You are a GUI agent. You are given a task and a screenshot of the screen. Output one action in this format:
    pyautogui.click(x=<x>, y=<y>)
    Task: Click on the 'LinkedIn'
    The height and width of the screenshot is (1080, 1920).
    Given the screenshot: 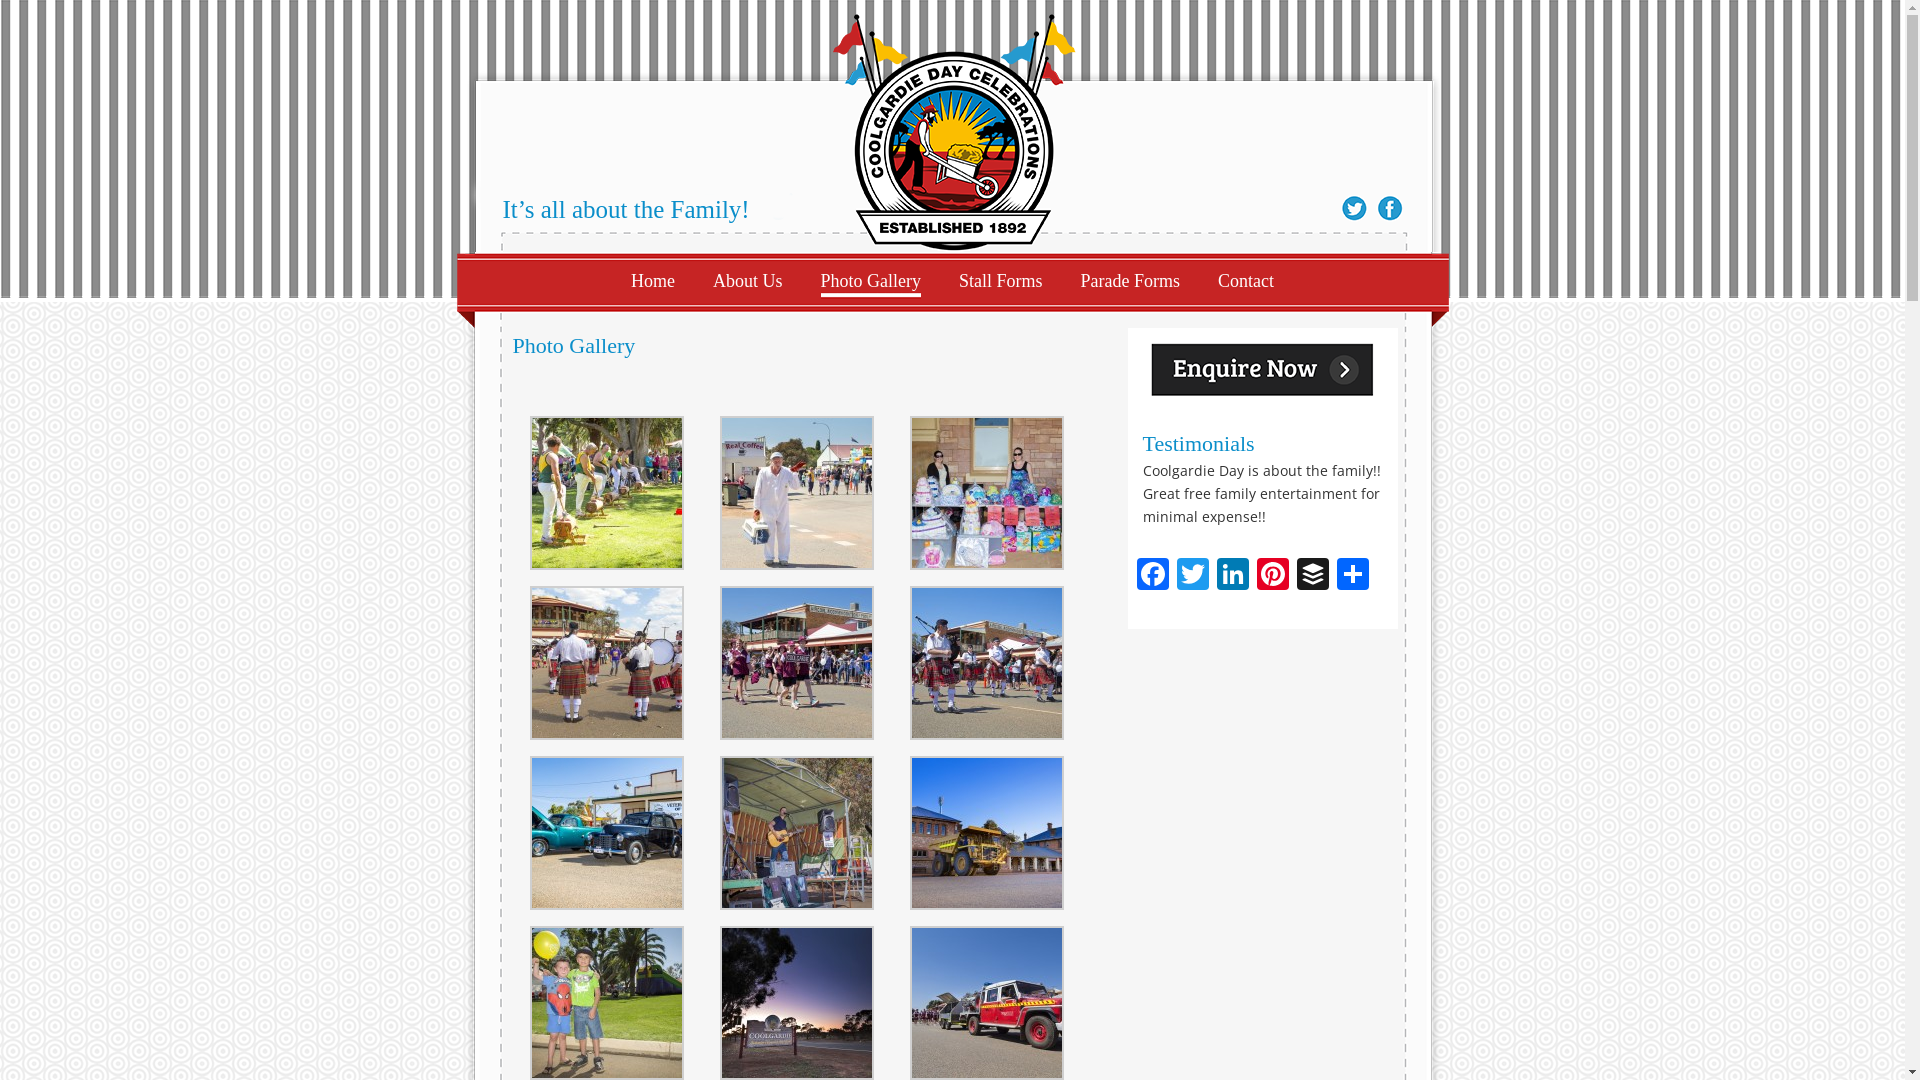 What is the action you would take?
    pyautogui.click(x=1210, y=575)
    